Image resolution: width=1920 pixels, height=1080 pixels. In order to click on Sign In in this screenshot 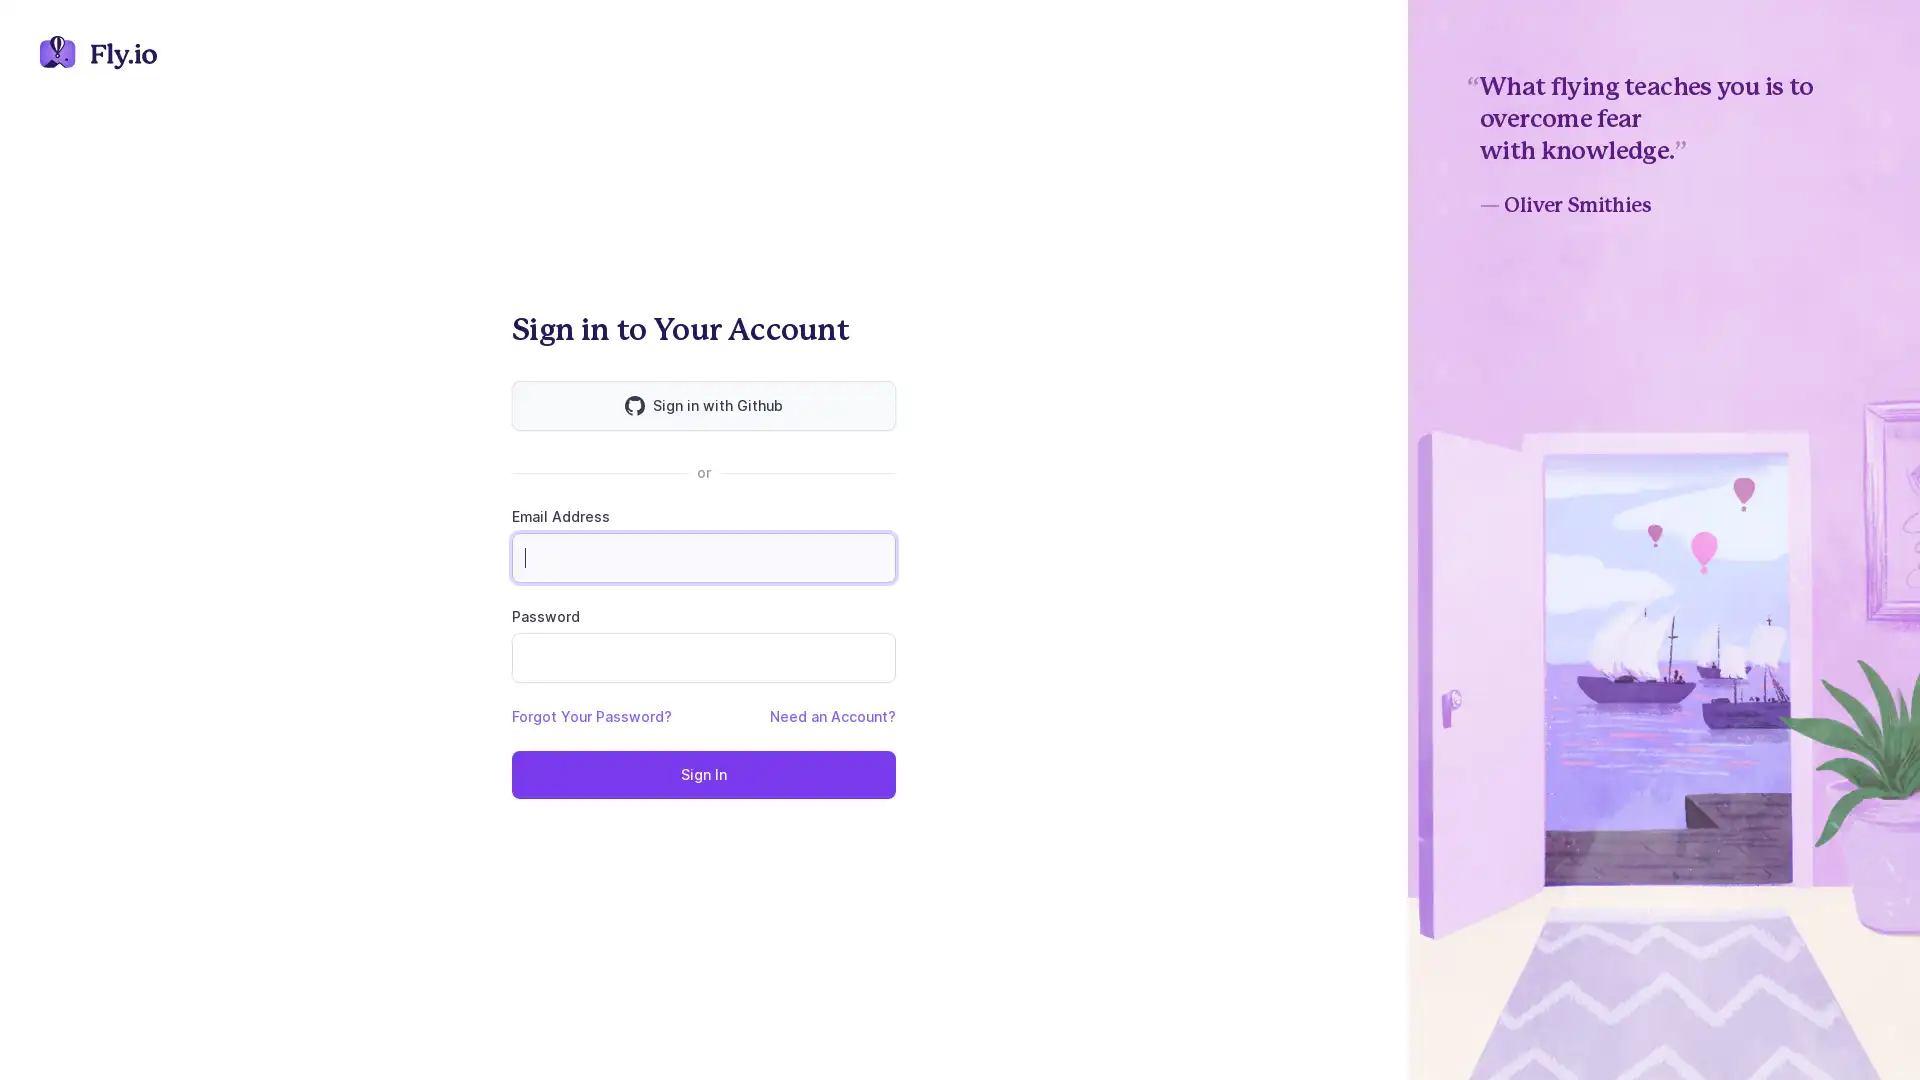, I will do `click(704, 774)`.